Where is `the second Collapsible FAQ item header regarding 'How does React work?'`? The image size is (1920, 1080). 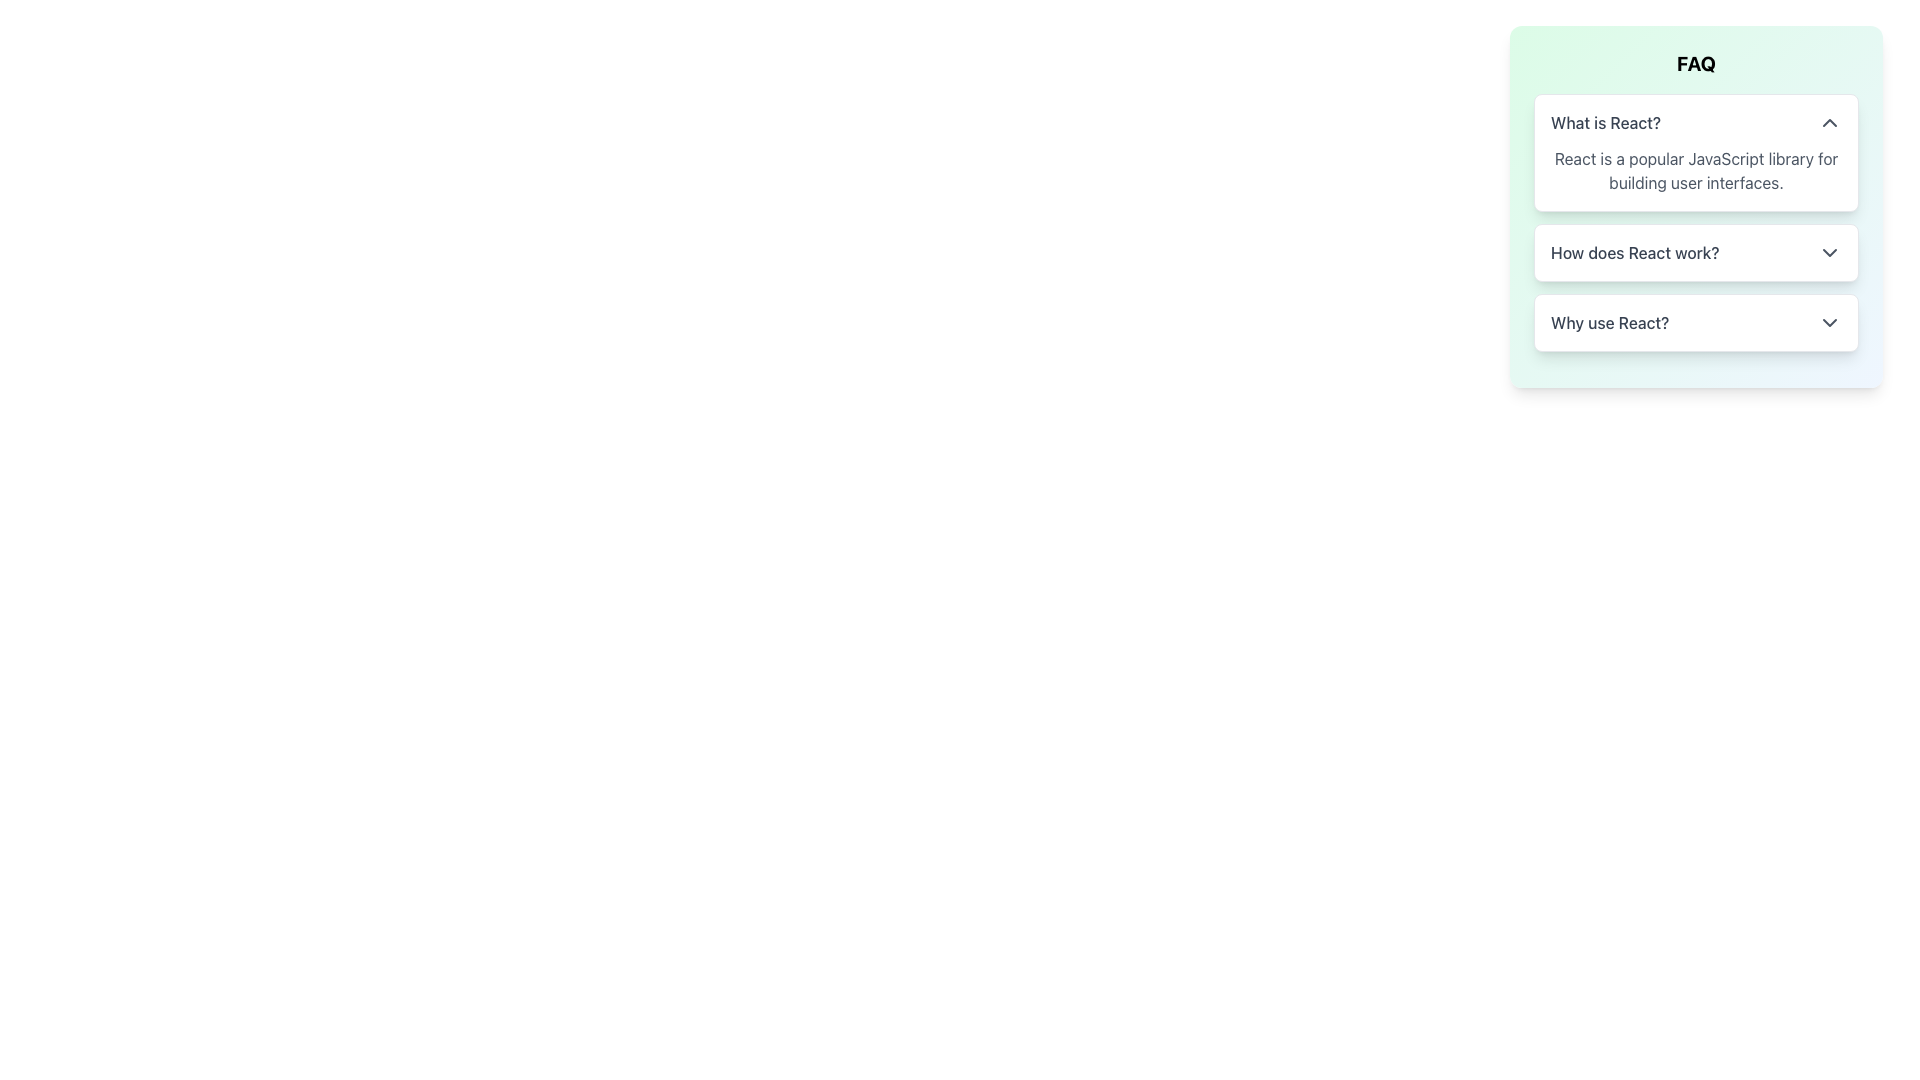
the second Collapsible FAQ item header regarding 'How does React work?' is located at coordinates (1695, 252).